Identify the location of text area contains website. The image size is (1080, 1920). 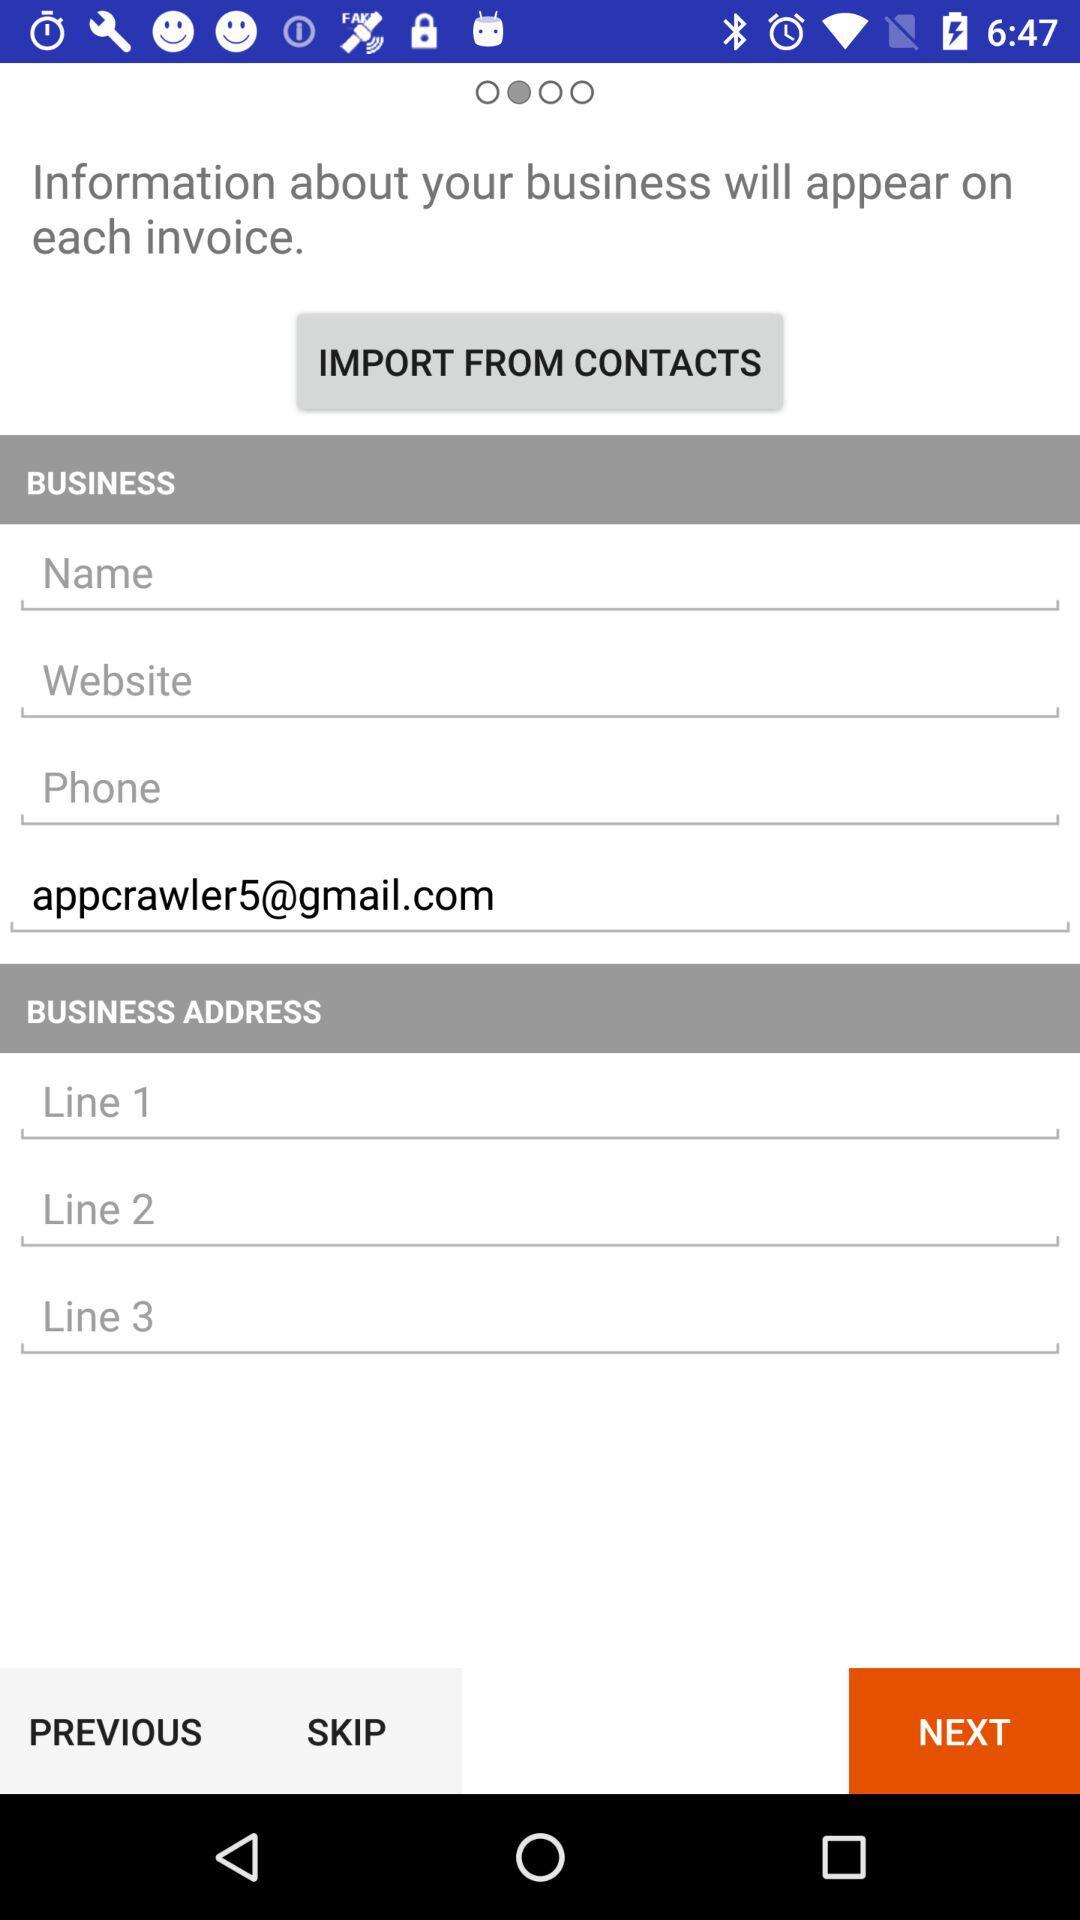
(540, 679).